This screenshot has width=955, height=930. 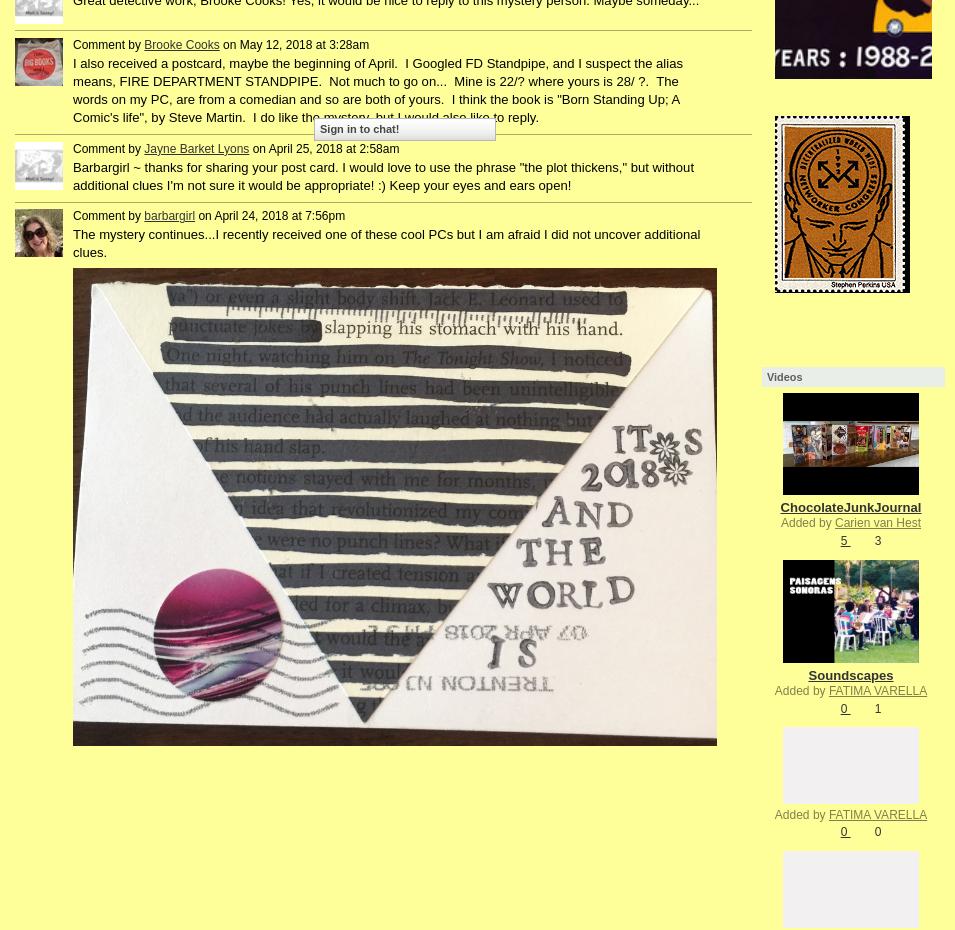 I want to click on 'Videos', so click(x=765, y=376).